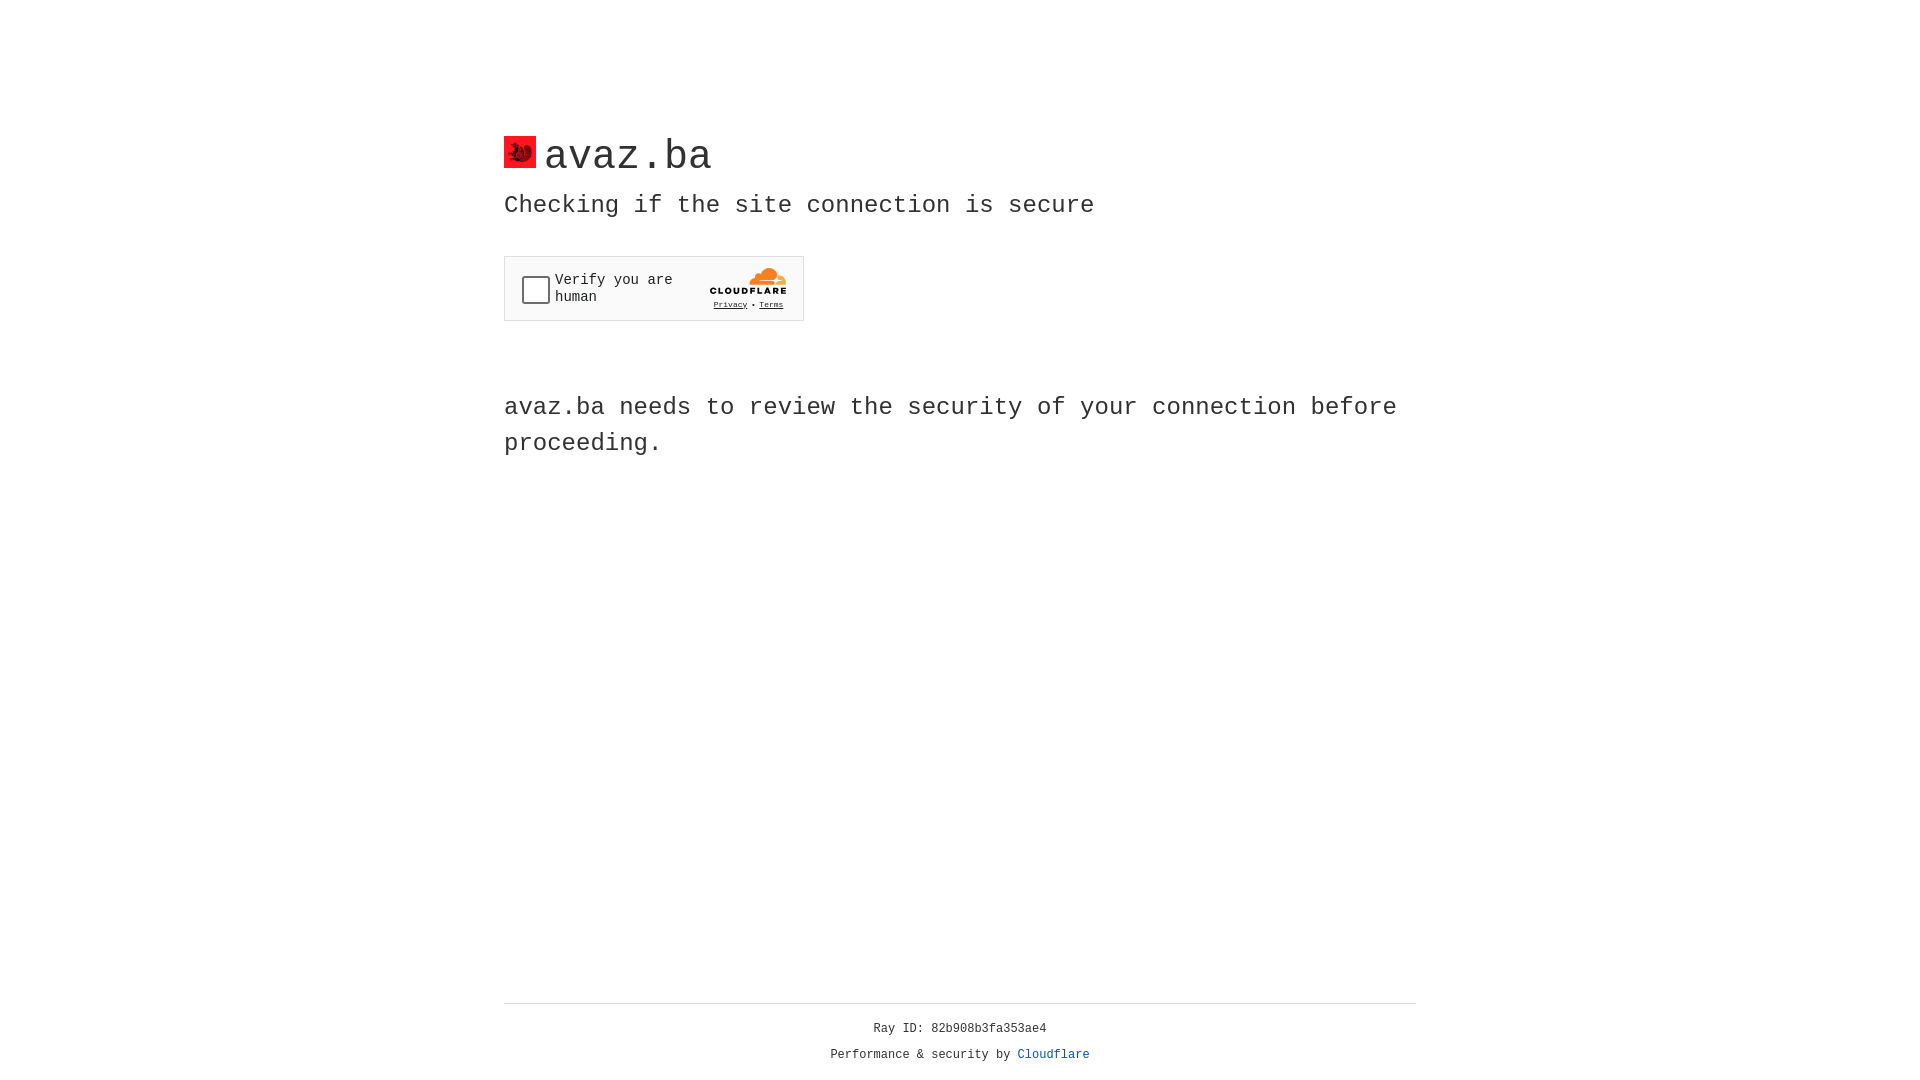 The height and width of the screenshot is (1080, 1920). Describe the element at coordinates (653, 288) in the screenshot. I see `'Widget containing a Cloudflare security challenge'` at that location.